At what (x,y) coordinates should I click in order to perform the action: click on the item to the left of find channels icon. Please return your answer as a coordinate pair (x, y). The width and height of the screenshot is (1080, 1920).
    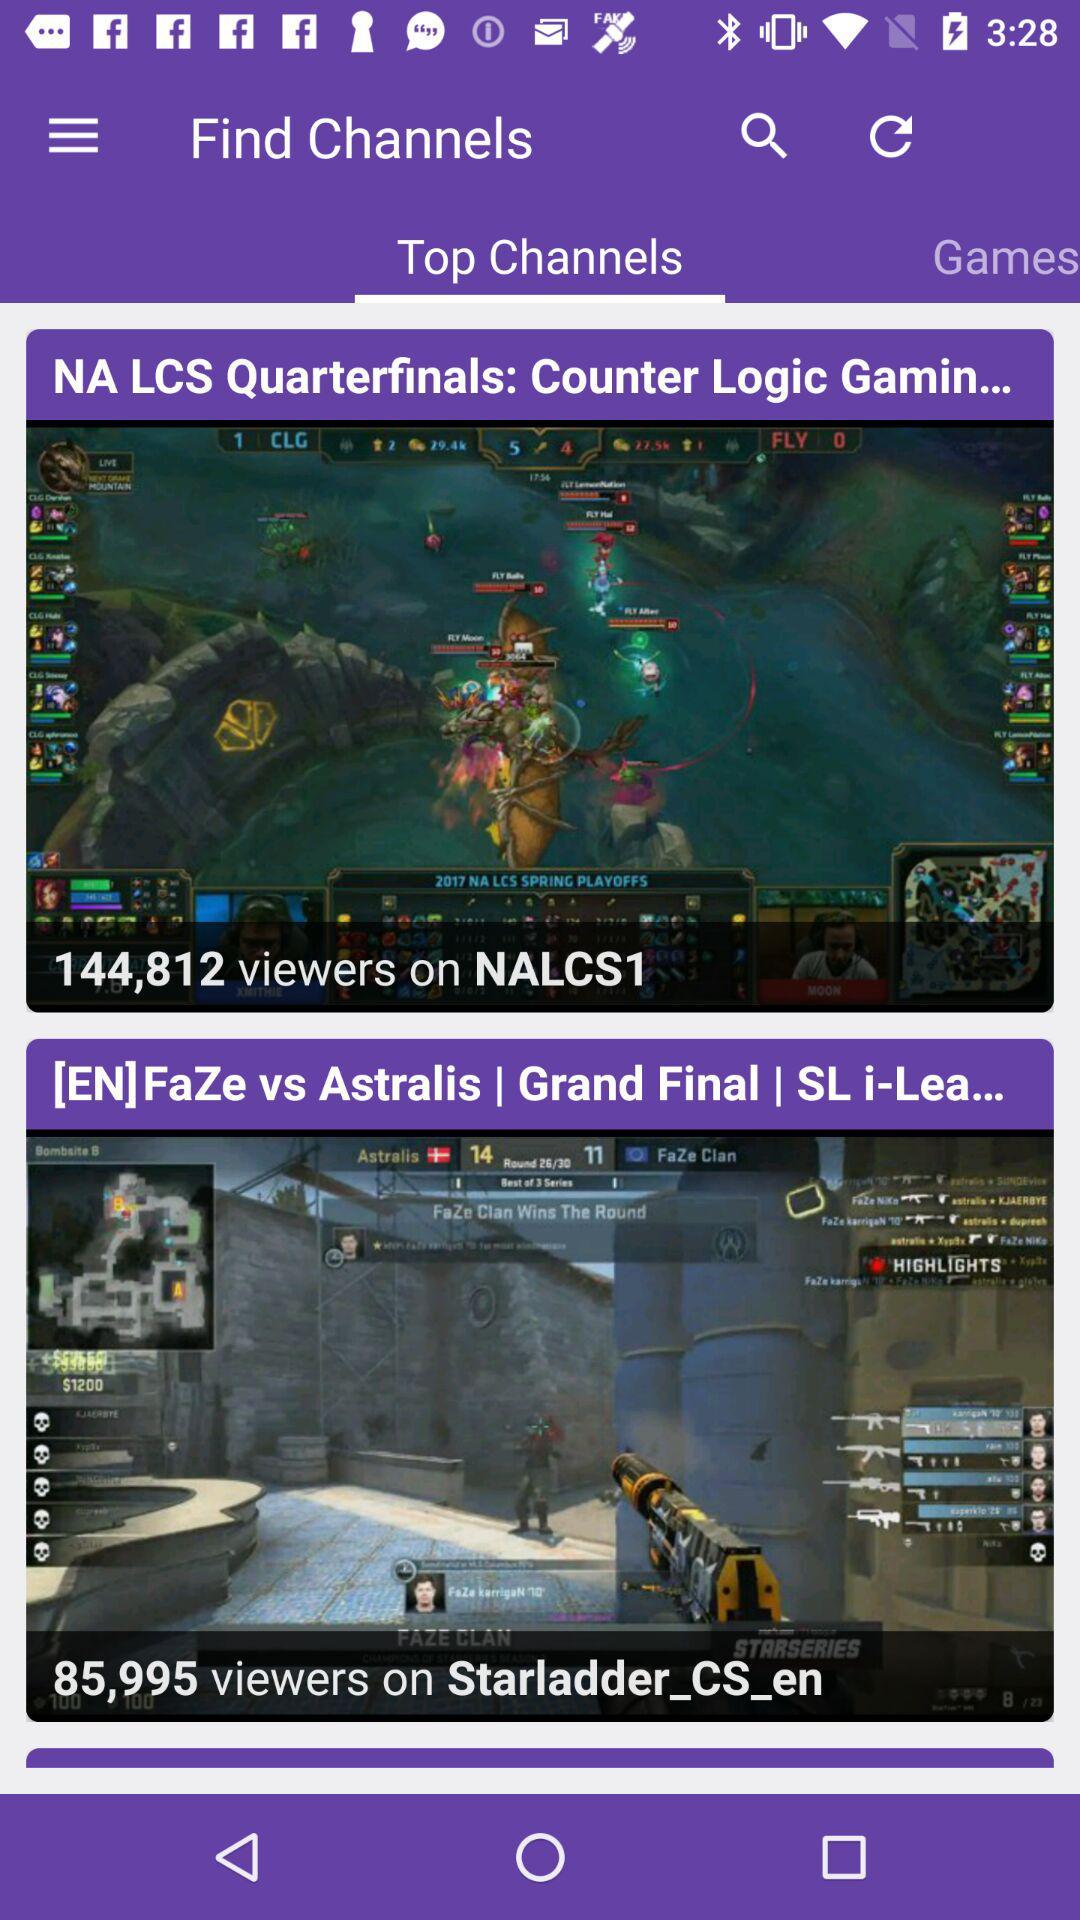
    Looking at the image, I should click on (72, 135).